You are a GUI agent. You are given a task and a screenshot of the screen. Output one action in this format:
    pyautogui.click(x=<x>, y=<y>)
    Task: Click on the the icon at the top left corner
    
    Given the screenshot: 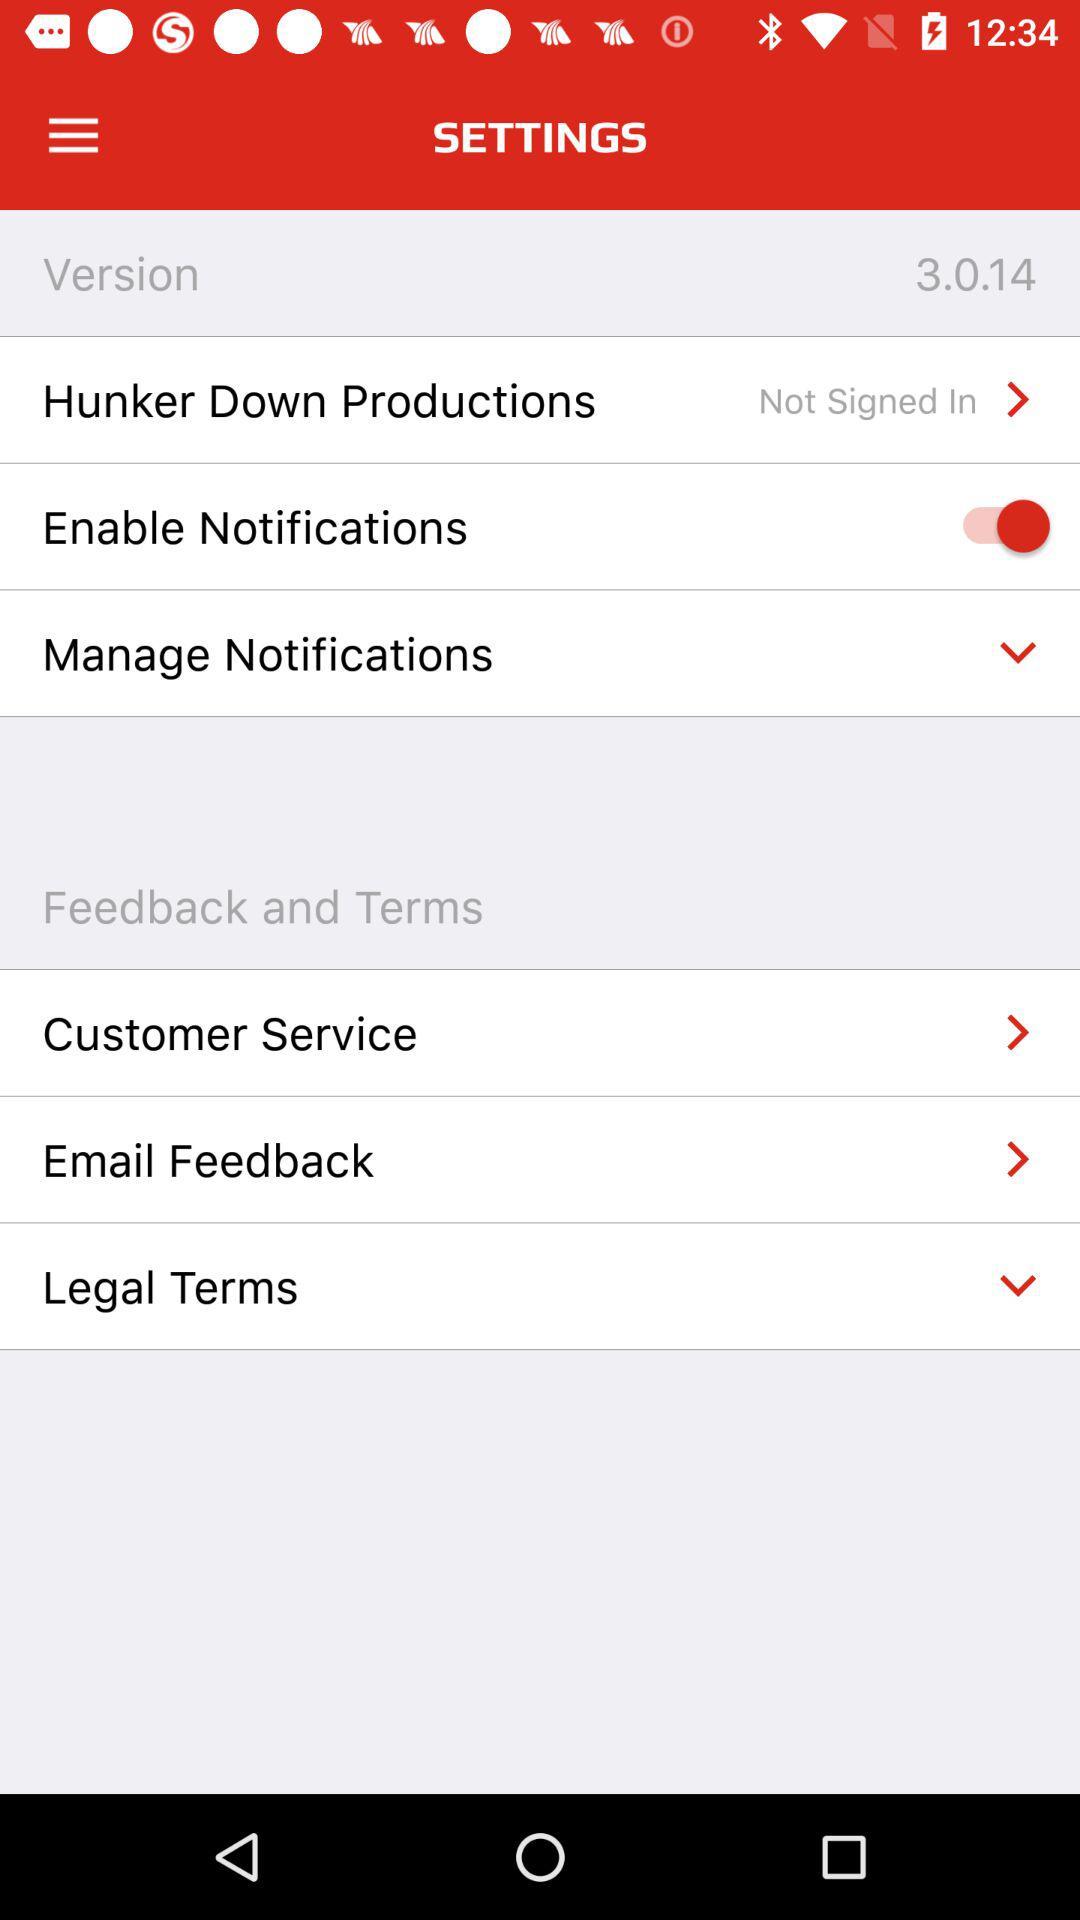 What is the action you would take?
    pyautogui.click(x=72, y=135)
    